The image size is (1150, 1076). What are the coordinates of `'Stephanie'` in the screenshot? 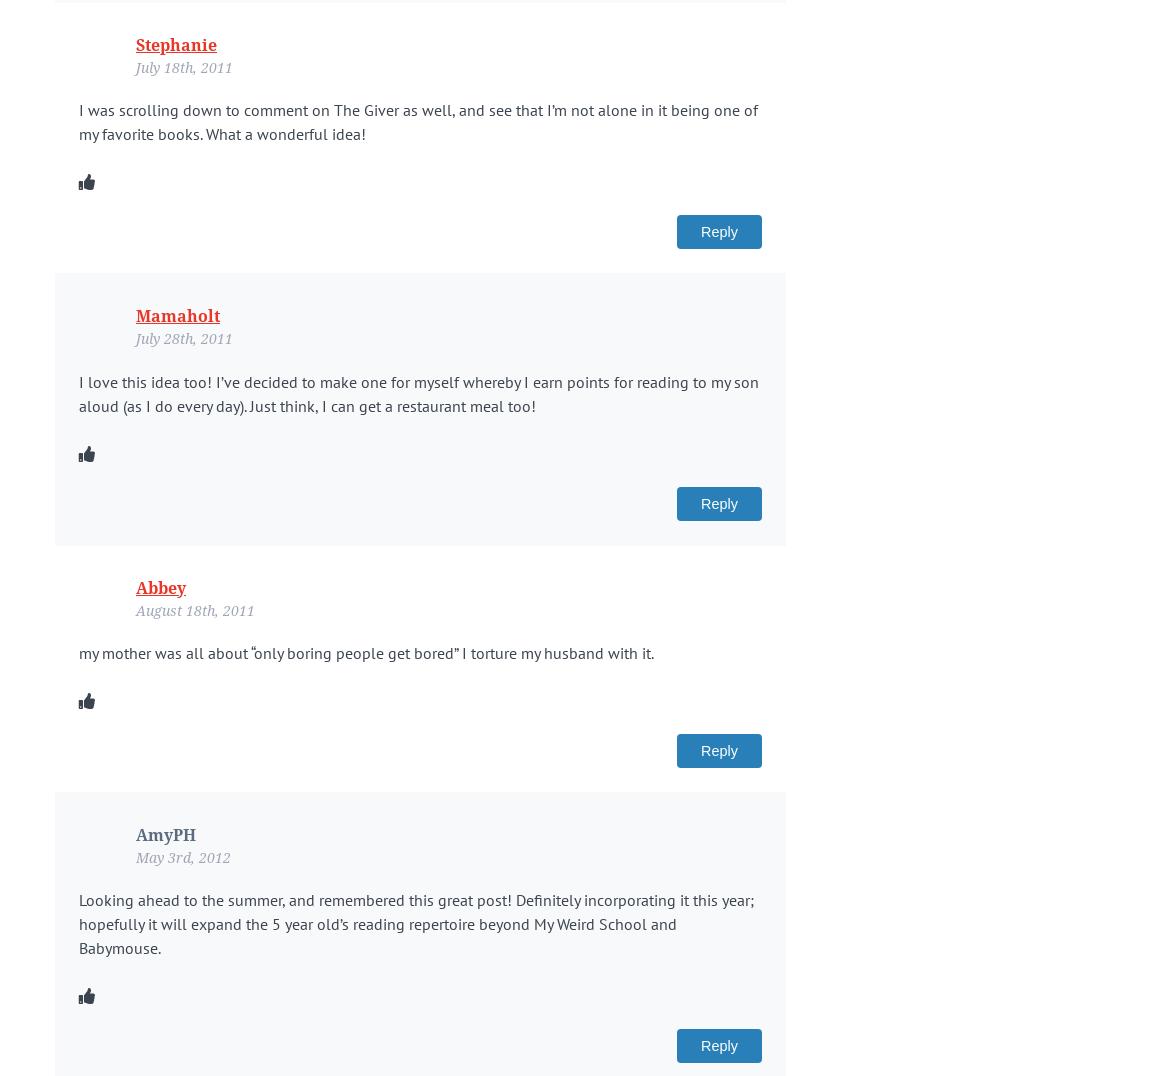 It's located at (135, 43).